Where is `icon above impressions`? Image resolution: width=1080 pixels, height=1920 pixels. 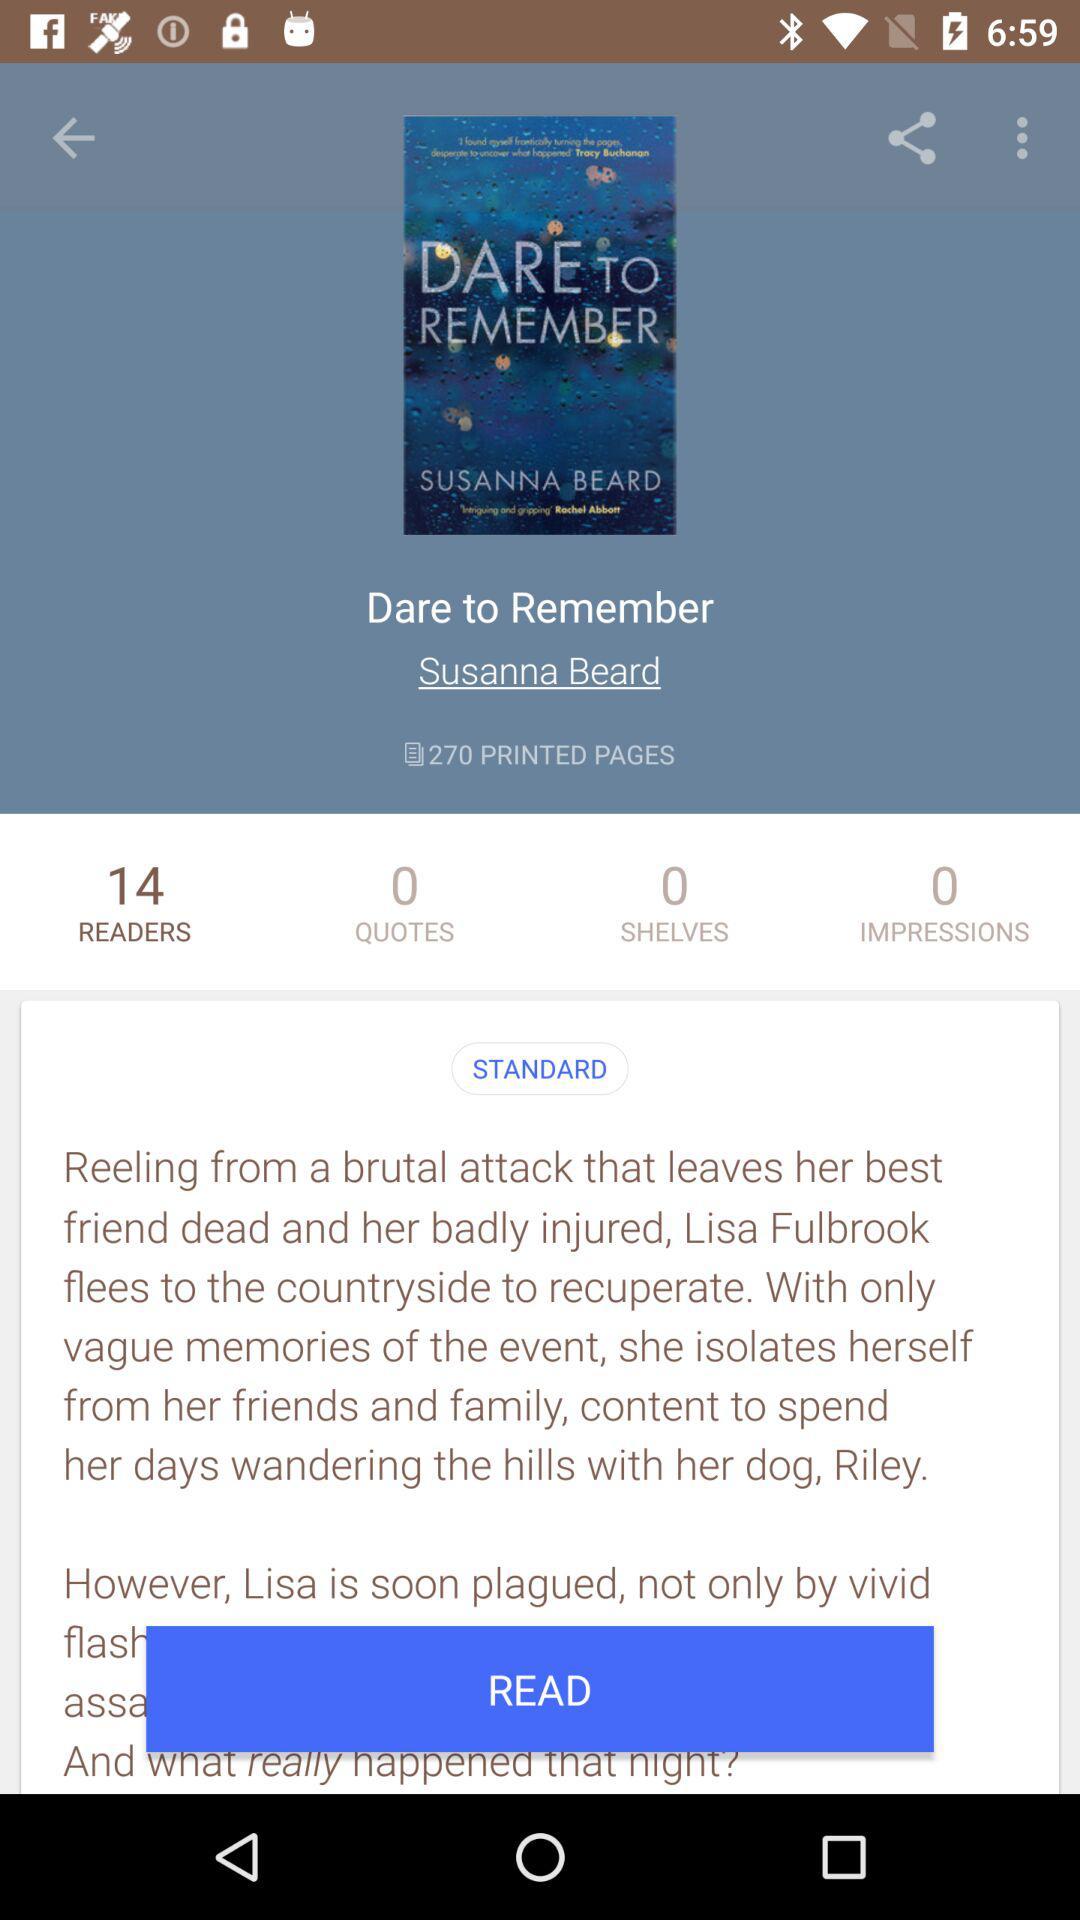 icon above impressions is located at coordinates (1027, 137).